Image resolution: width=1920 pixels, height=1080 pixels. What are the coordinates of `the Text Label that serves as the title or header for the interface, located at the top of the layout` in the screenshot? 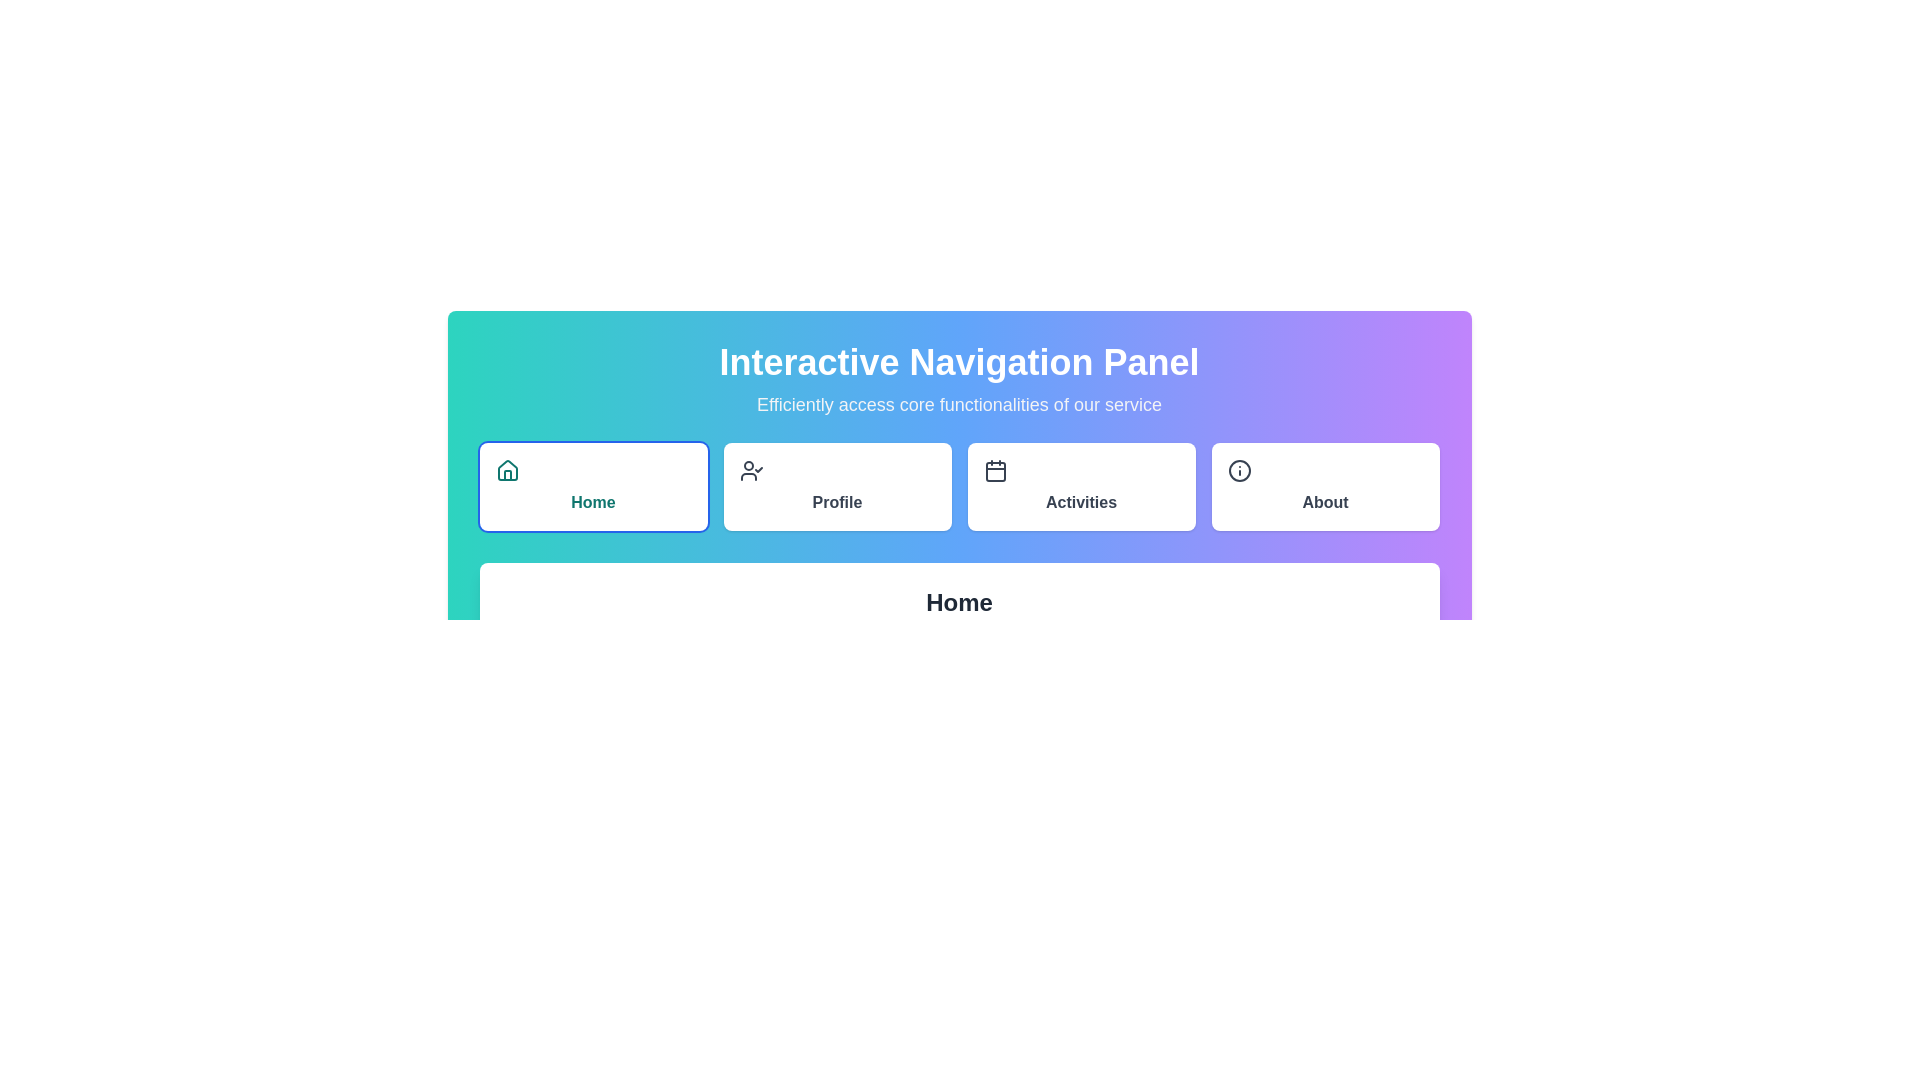 It's located at (958, 362).